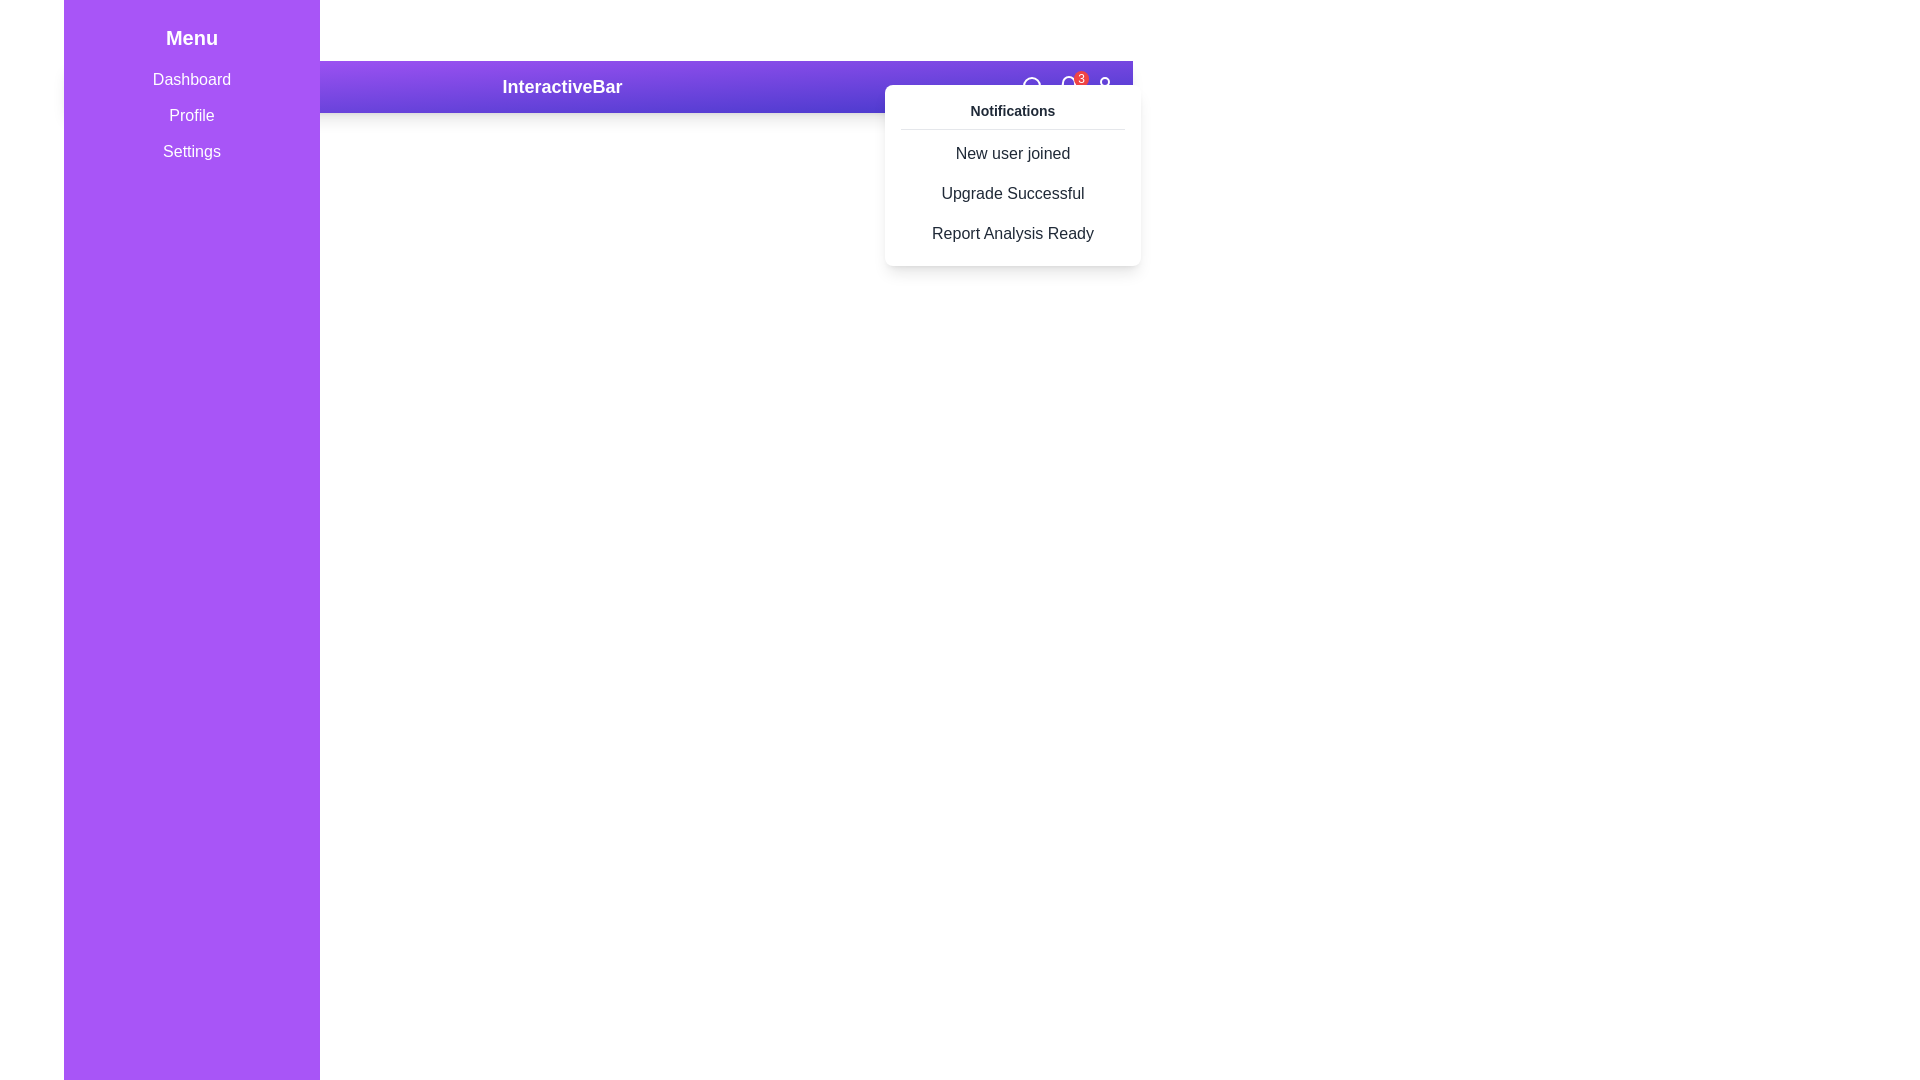 Image resolution: width=1920 pixels, height=1080 pixels. I want to click on the navigation menu item at the top of the sidebar, which serves as a link to the dashboard page, so click(192, 79).